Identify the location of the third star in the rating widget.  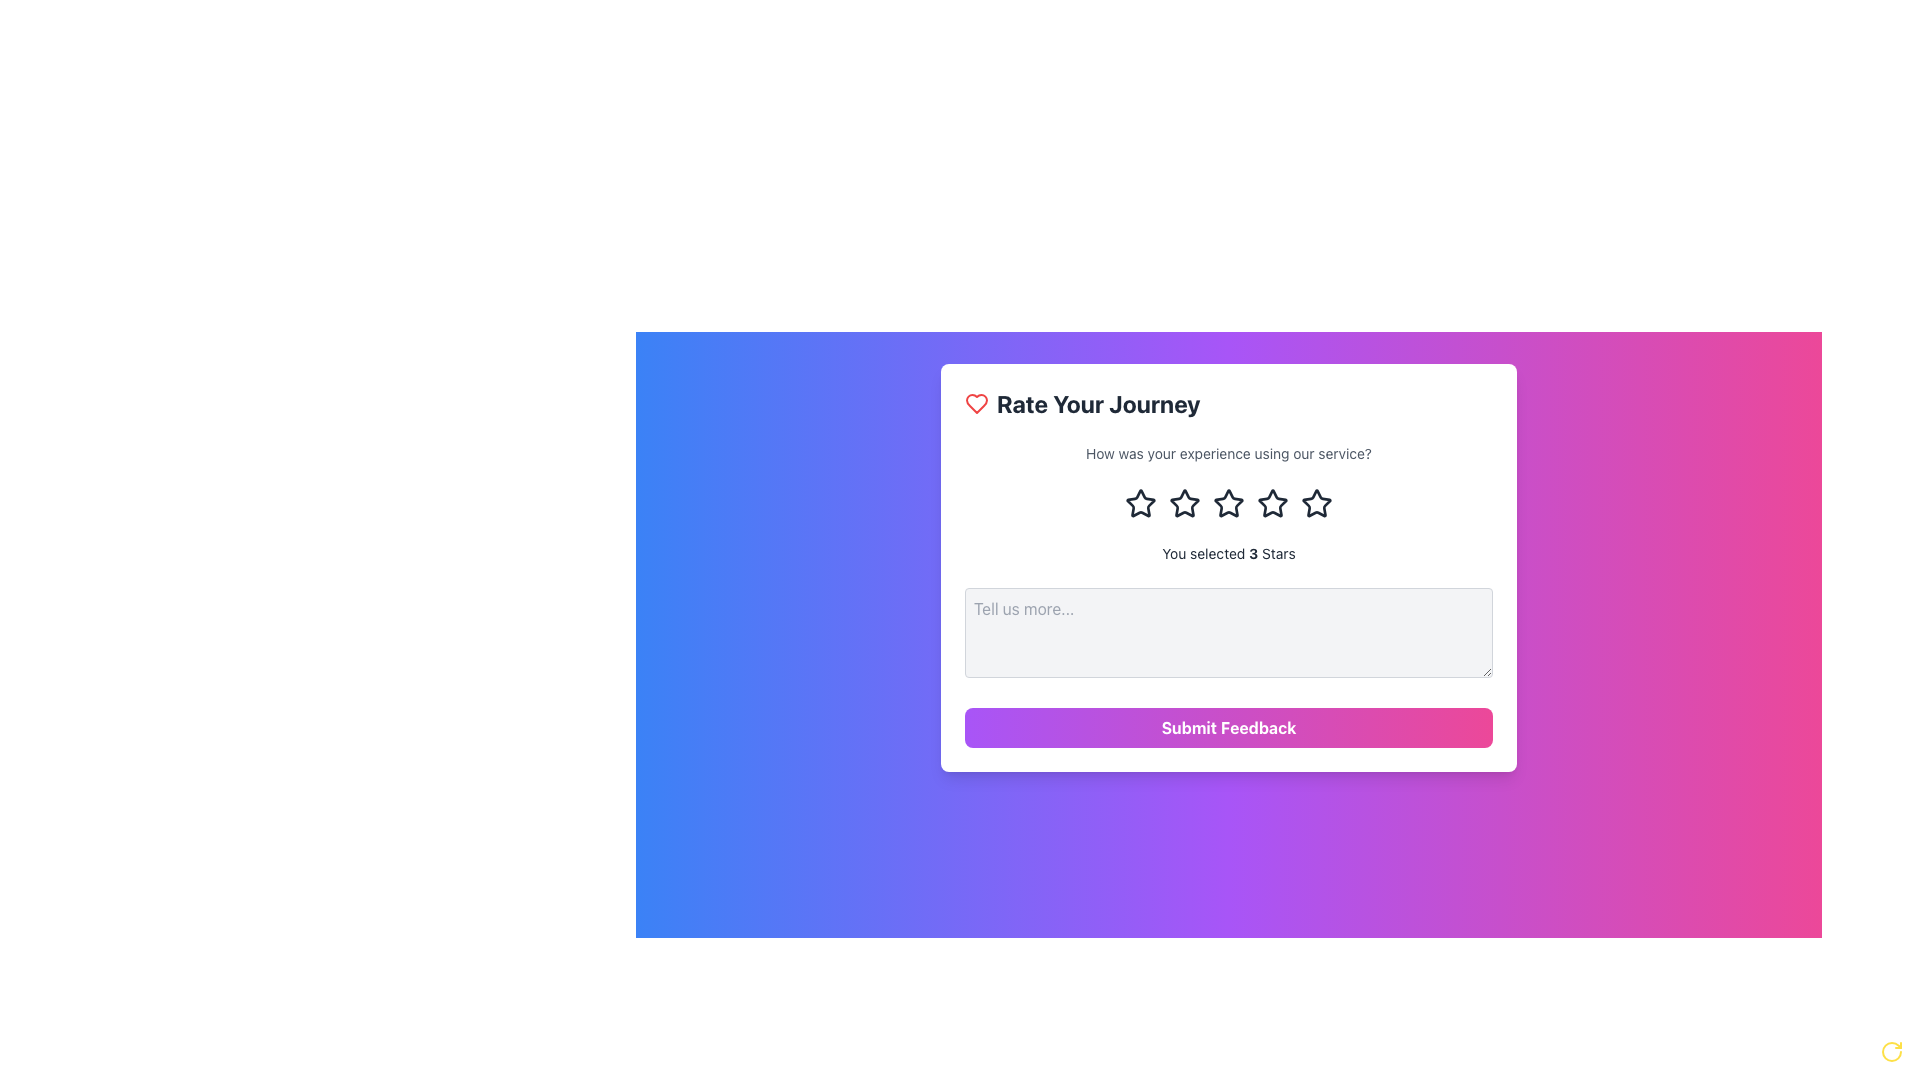
(1140, 501).